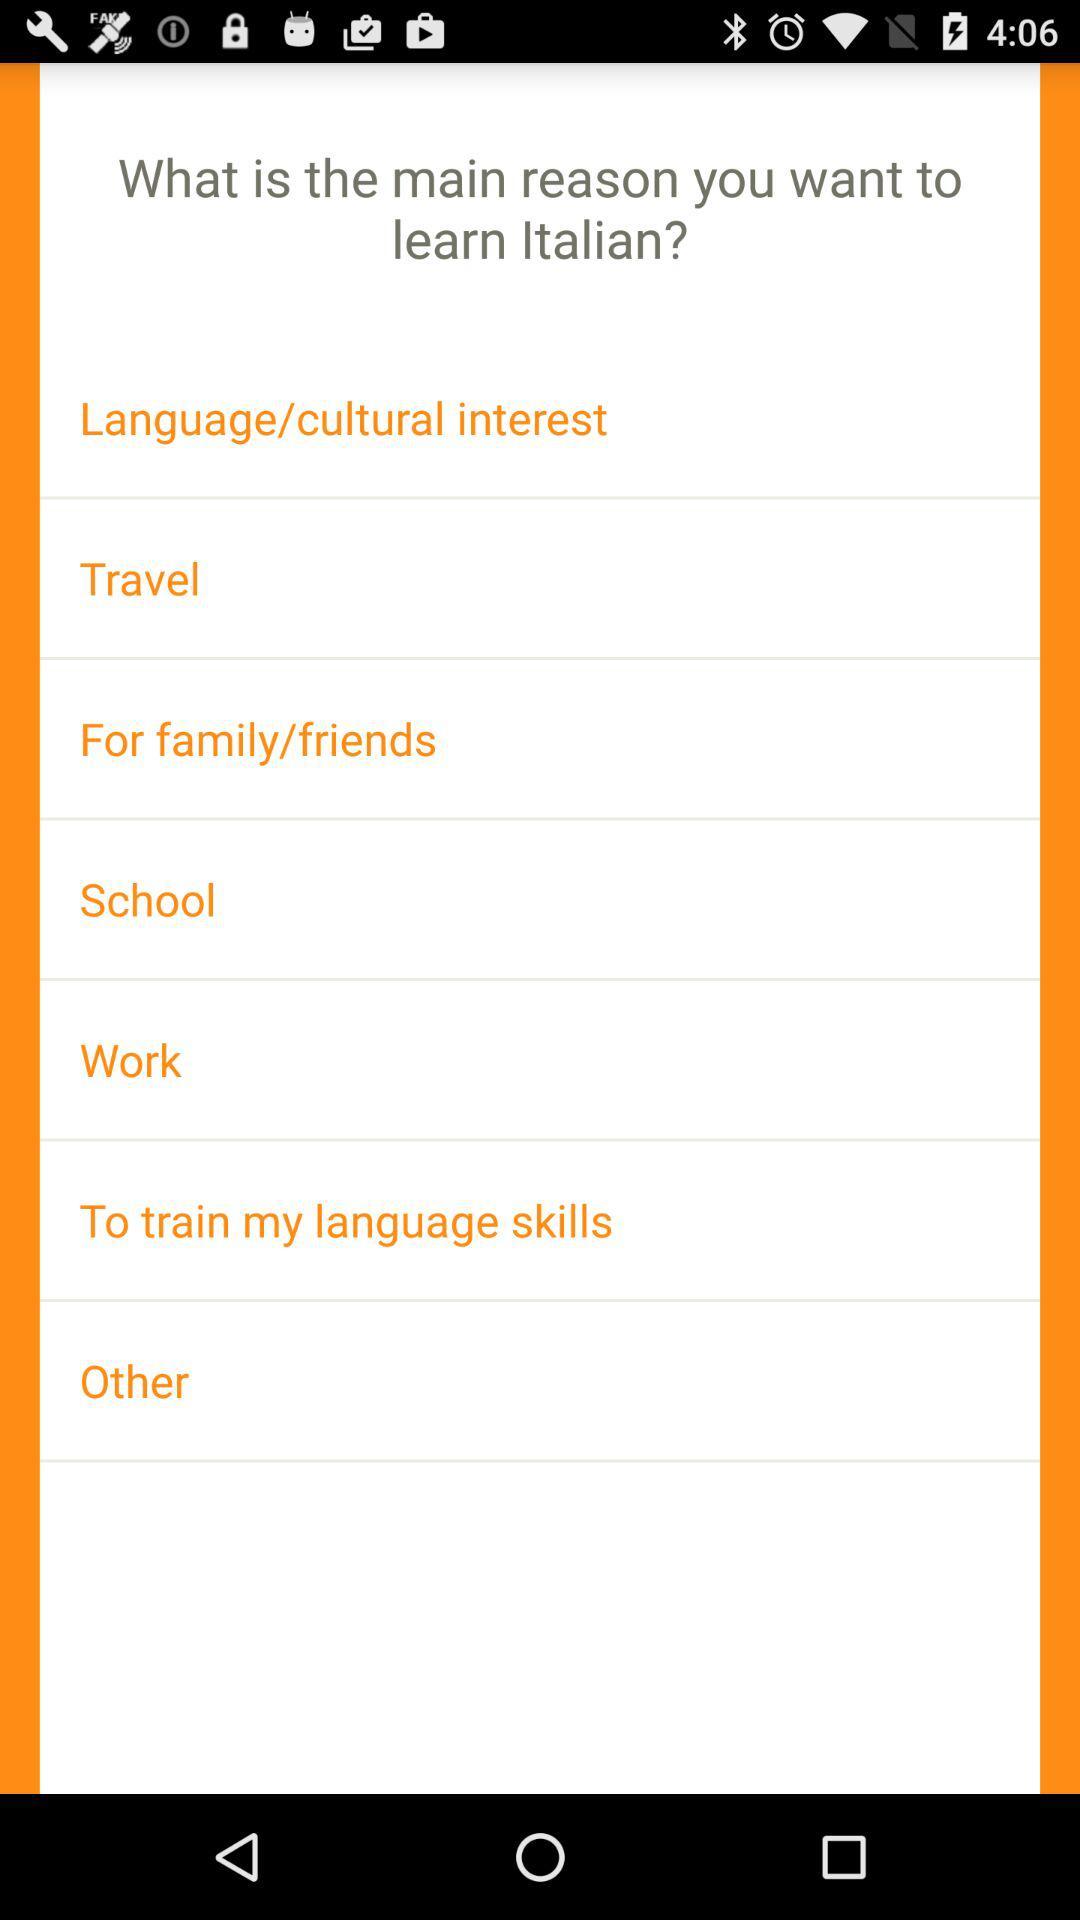  Describe the element at coordinates (540, 1379) in the screenshot. I see `the other` at that location.